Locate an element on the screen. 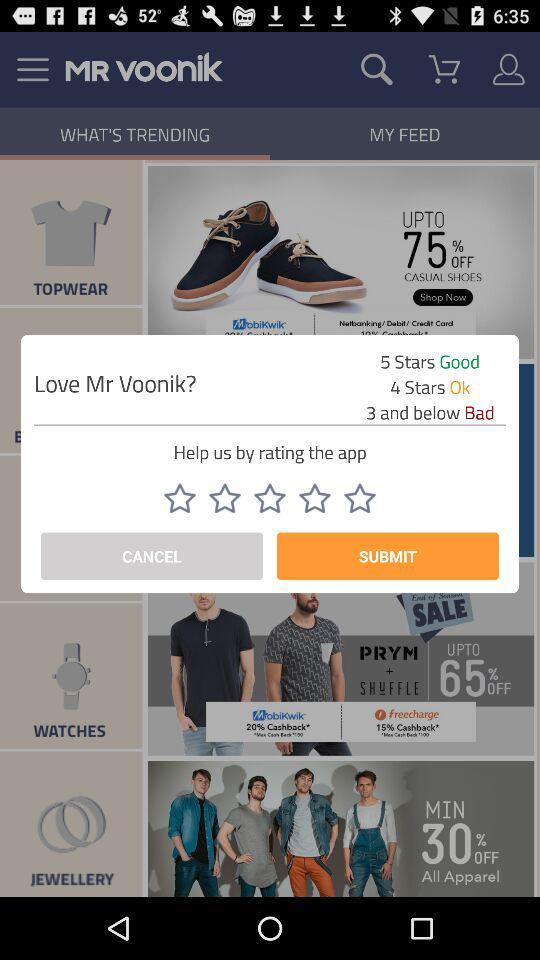  the item below the help us by icon is located at coordinates (314, 497).